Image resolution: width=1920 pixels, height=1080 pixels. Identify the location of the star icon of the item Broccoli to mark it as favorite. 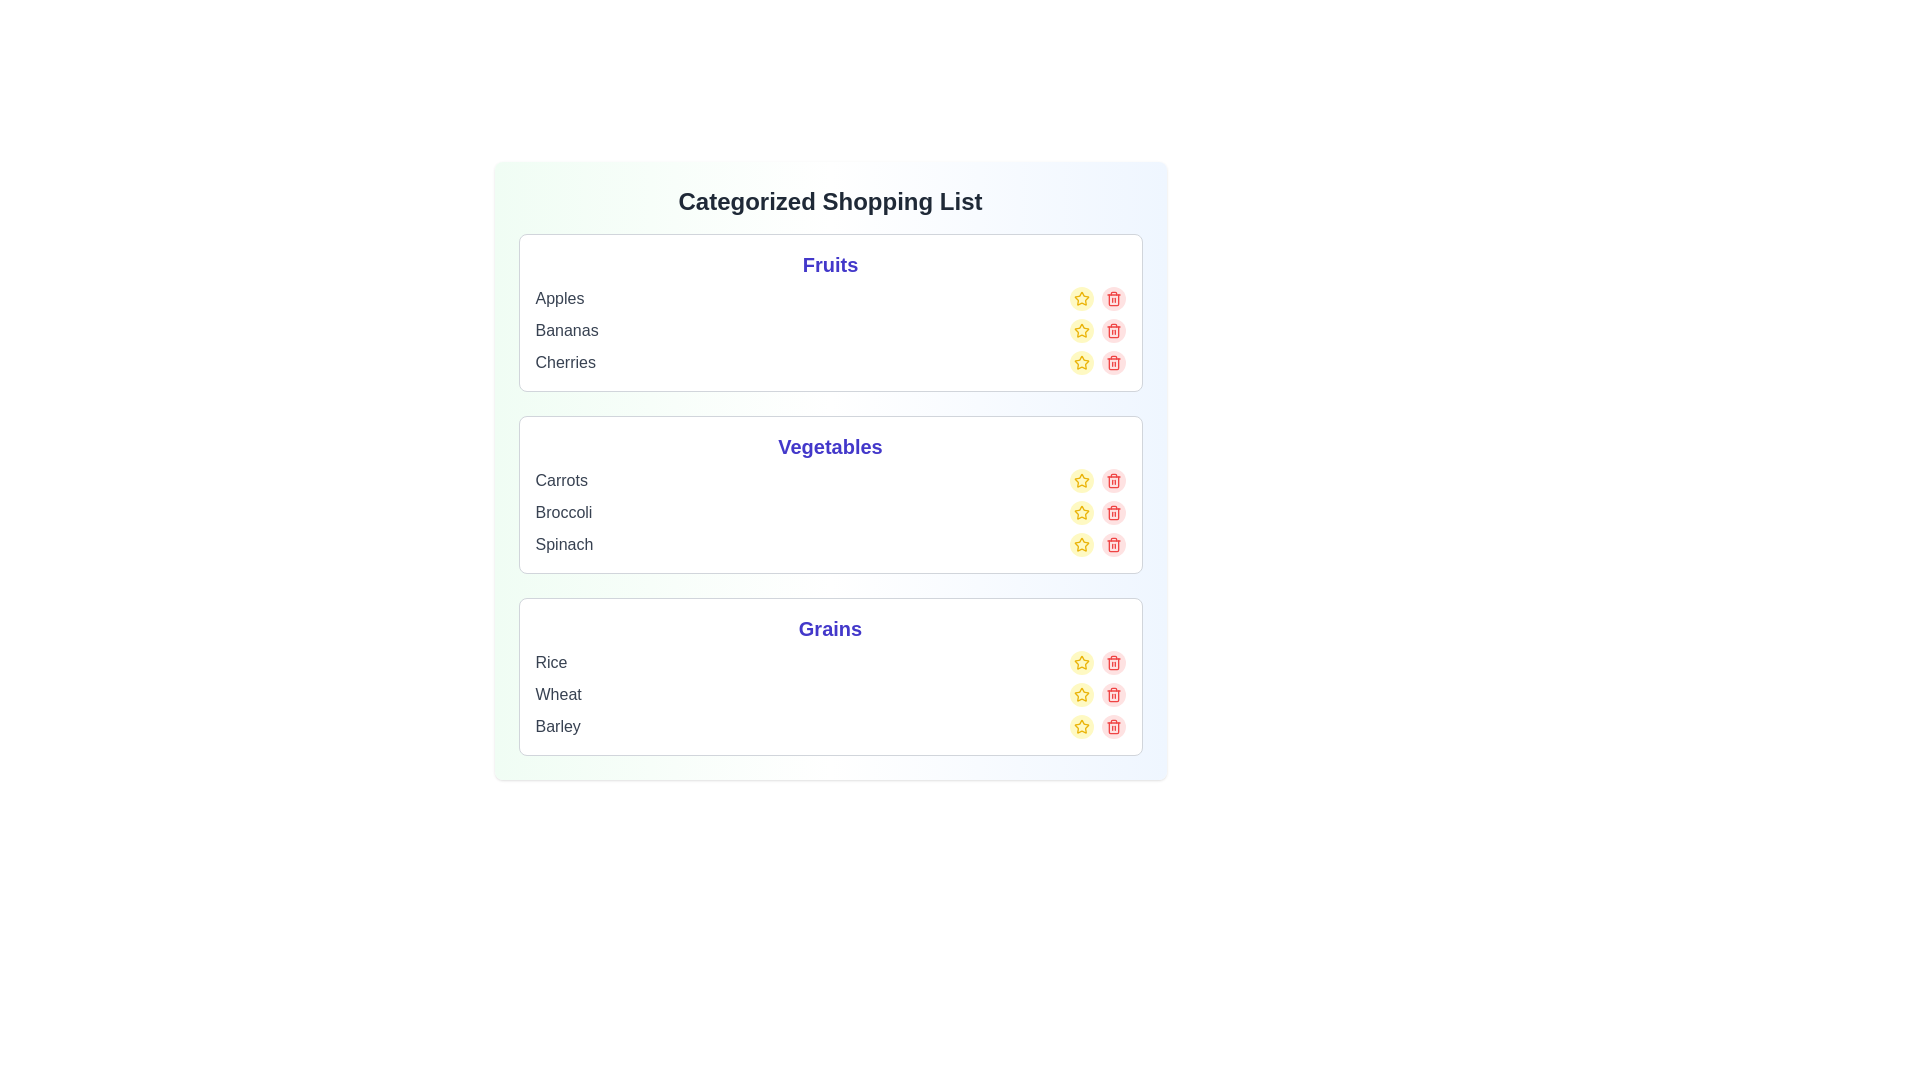
(1080, 512).